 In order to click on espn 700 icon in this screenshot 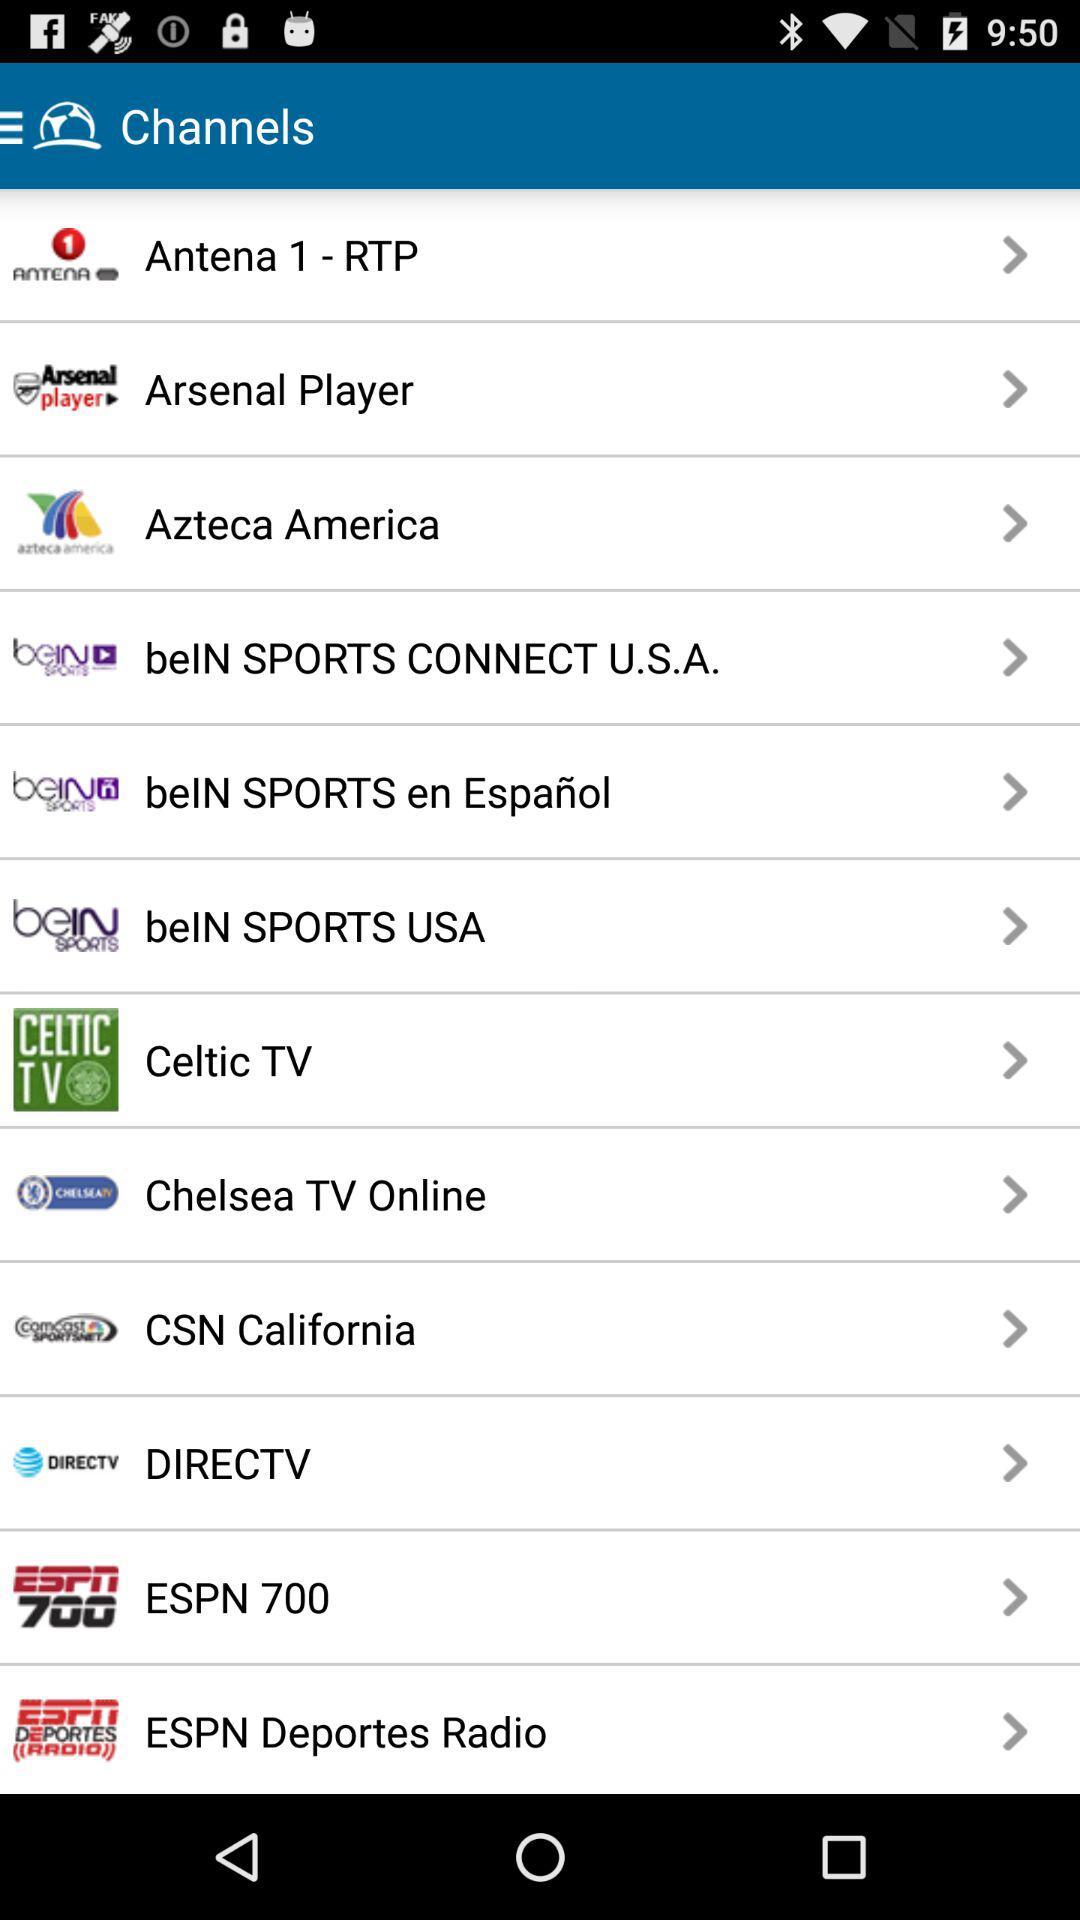, I will do `click(471, 1595)`.